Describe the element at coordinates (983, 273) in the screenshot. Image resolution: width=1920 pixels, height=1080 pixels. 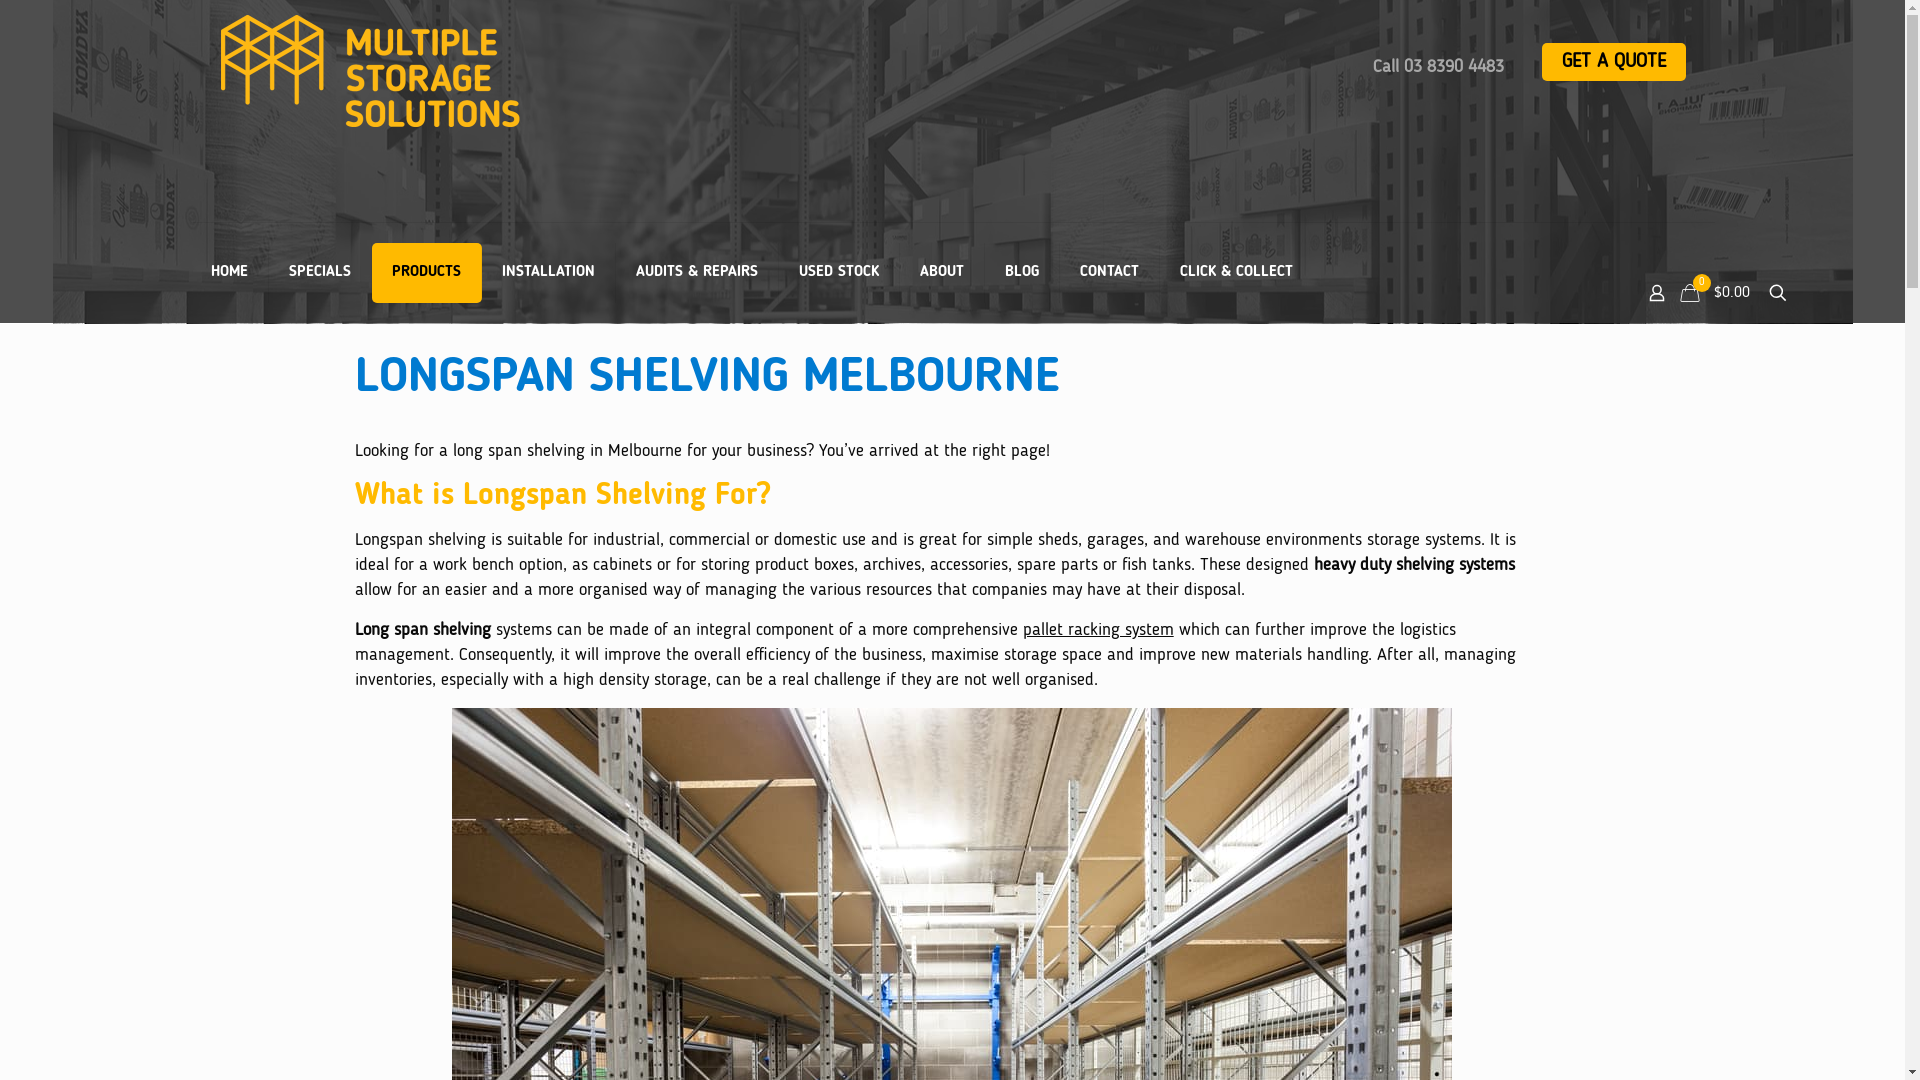
I see `'BLOG'` at that location.